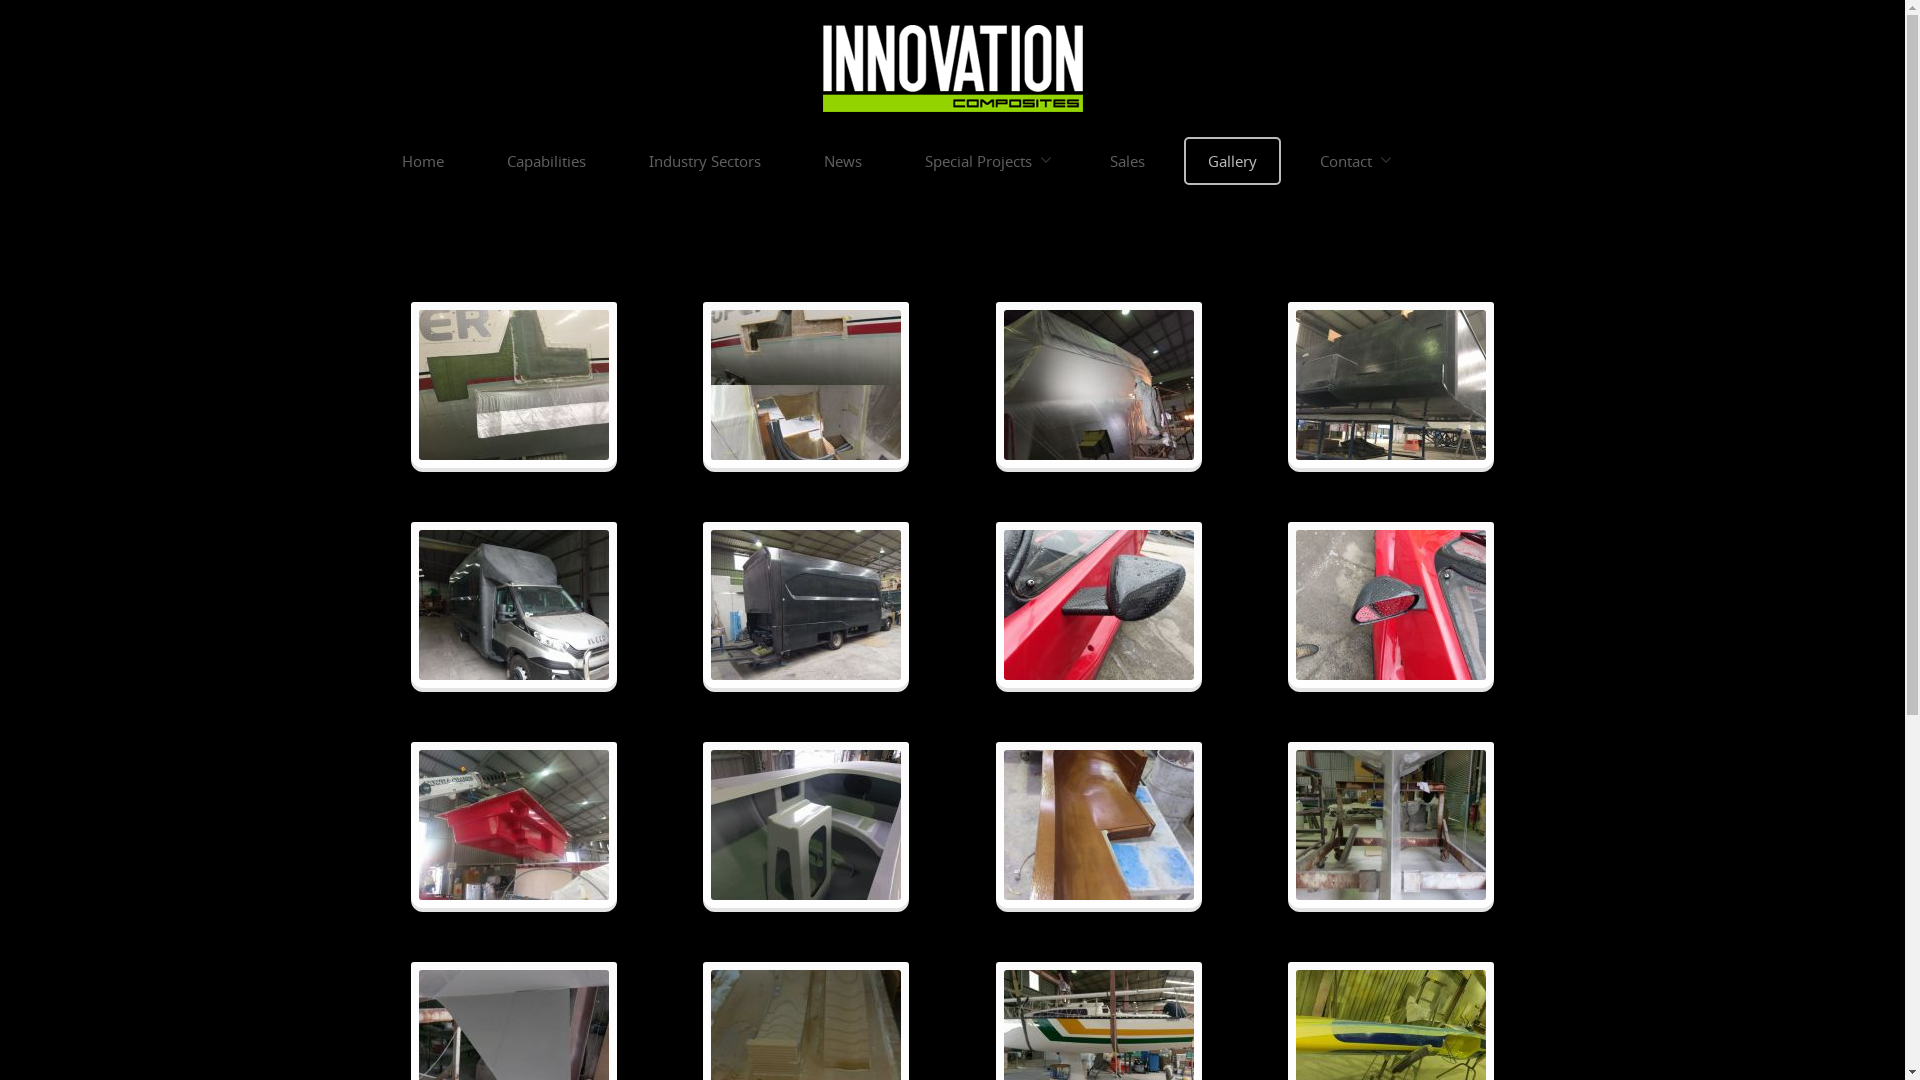 This screenshot has height=1080, width=1920. I want to click on 'Industry Sectors', so click(704, 160).